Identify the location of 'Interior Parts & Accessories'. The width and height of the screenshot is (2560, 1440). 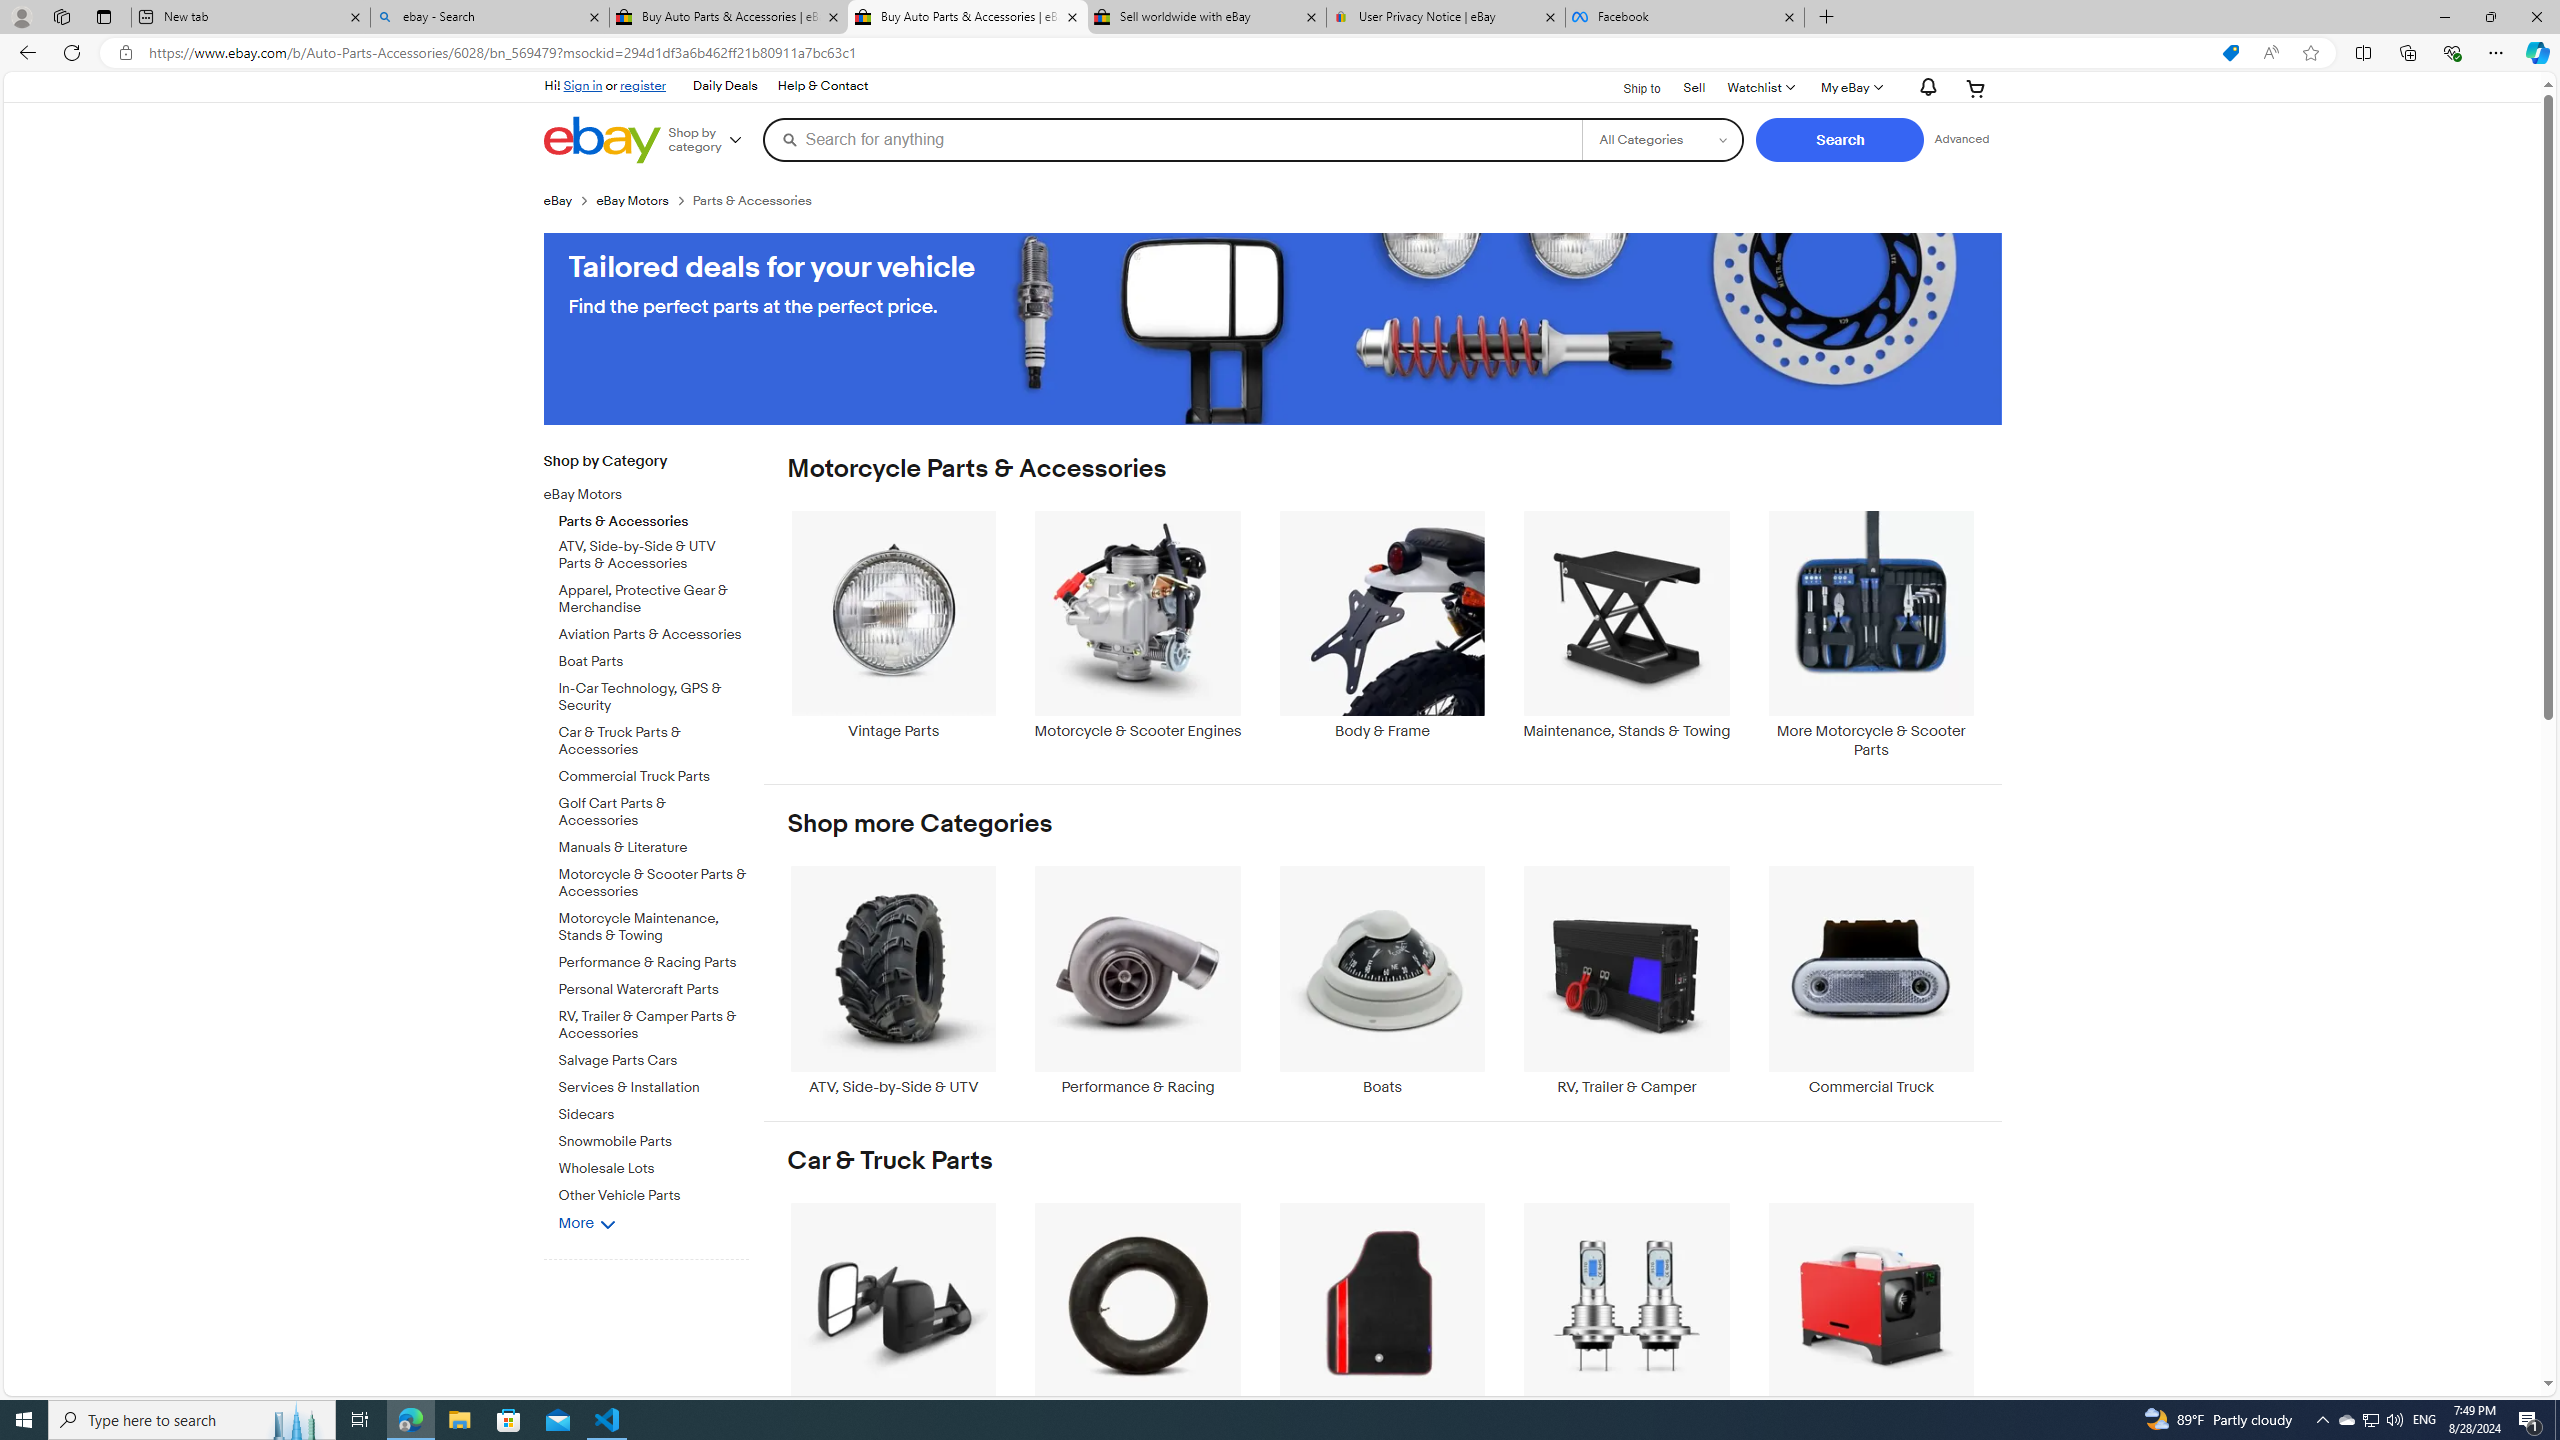
(1381, 1315).